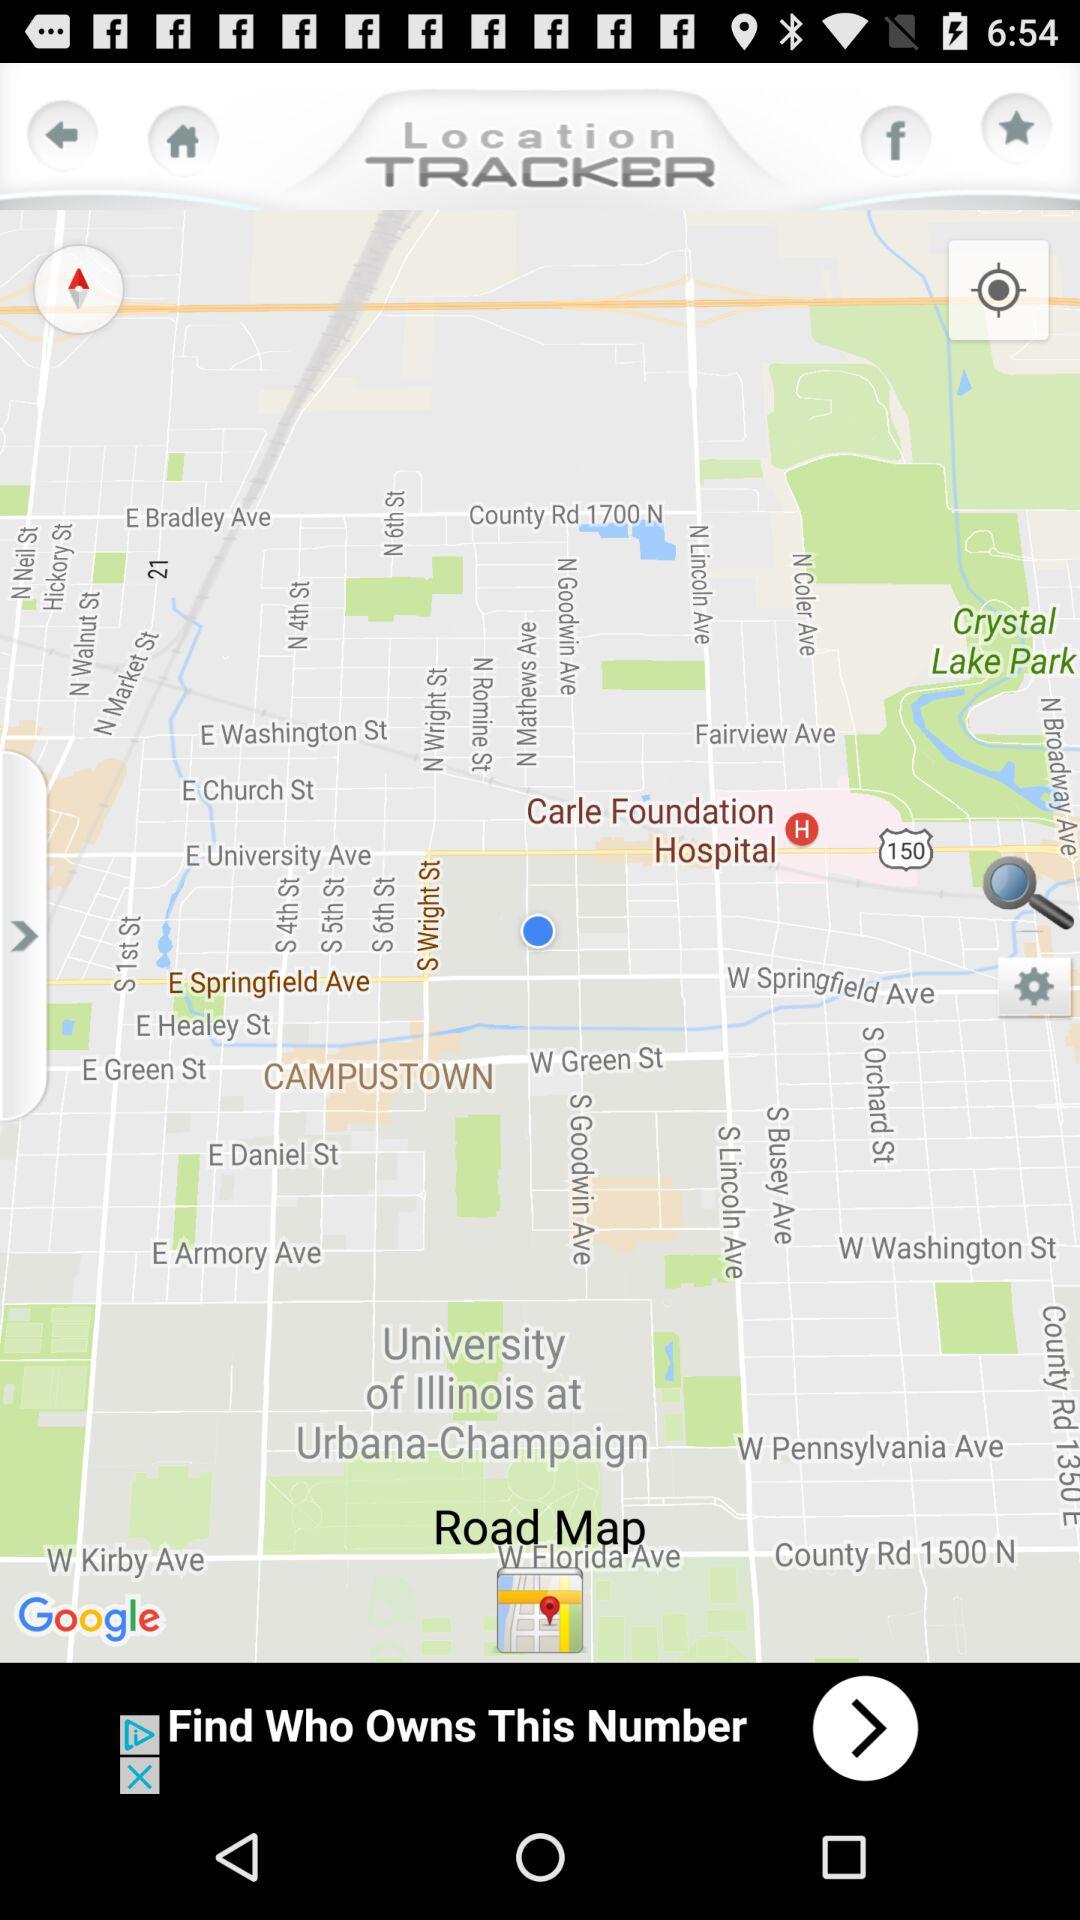 The height and width of the screenshot is (1920, 1080). What do you see at coordinates (1027, 896) in the screenshot?
I see `search` at bounding box center [1027, 896].